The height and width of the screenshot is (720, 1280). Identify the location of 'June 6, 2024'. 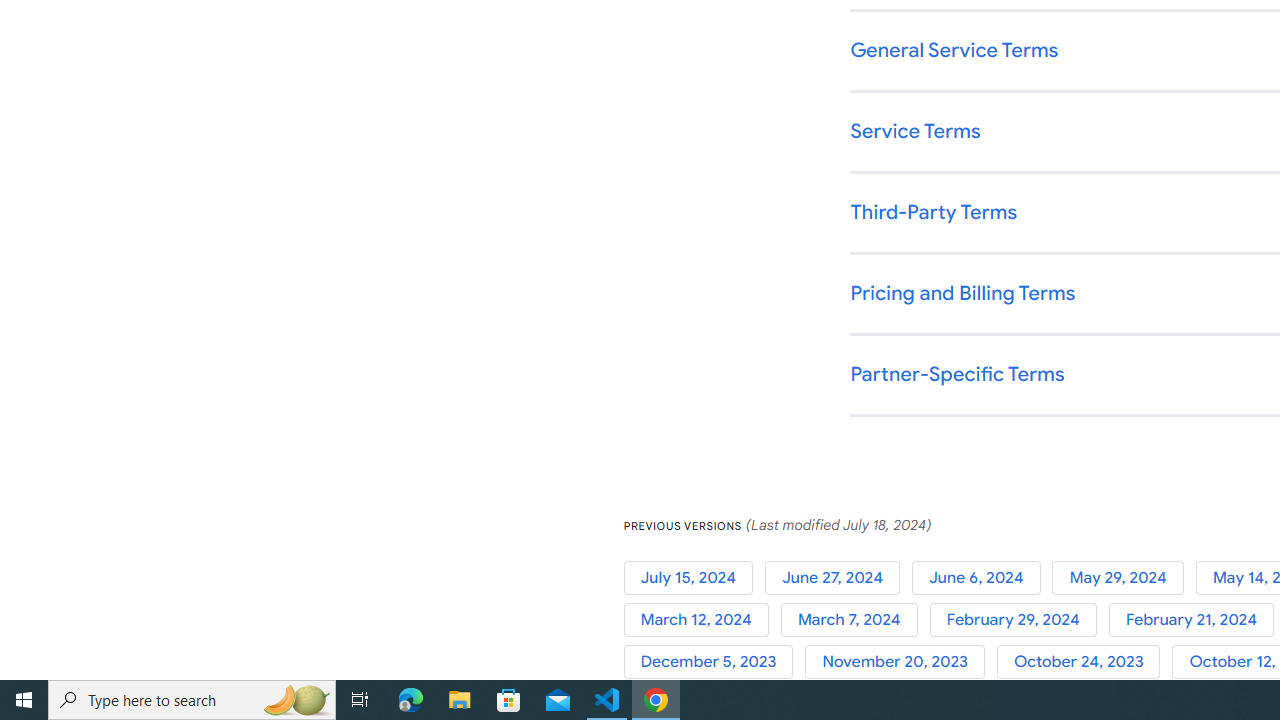
(982, 577).